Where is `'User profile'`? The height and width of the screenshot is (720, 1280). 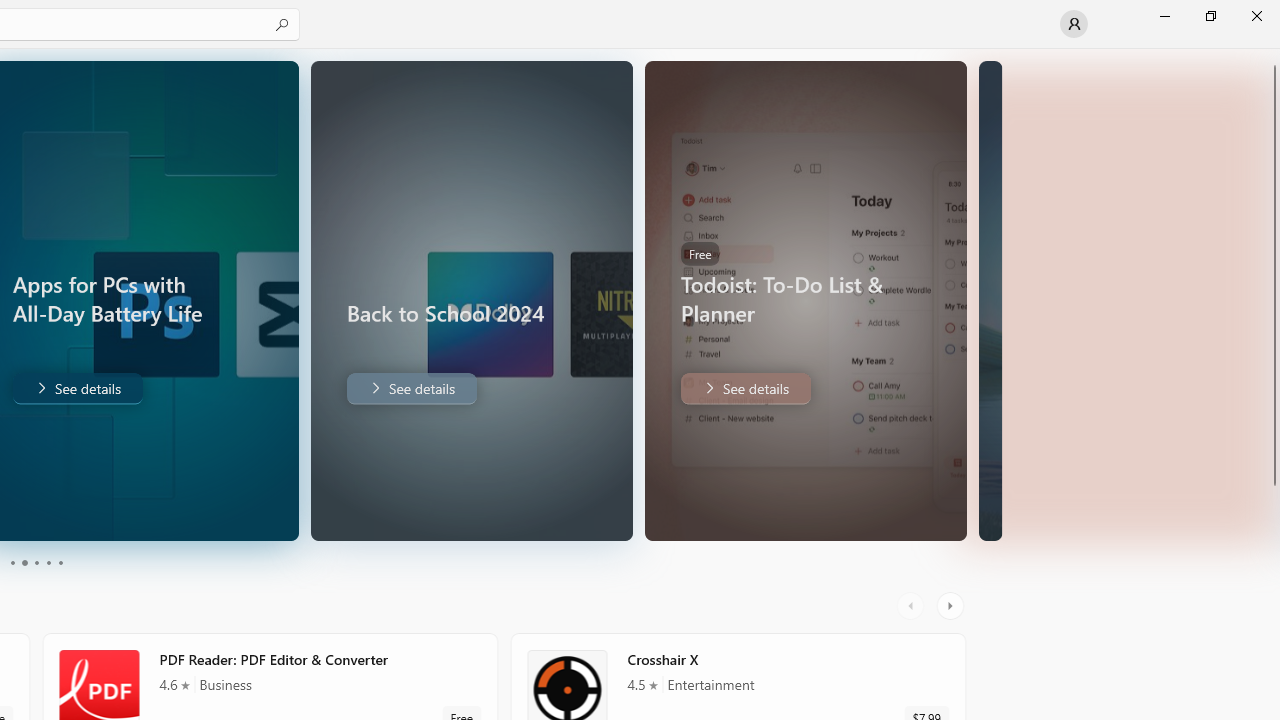 'User profile' is located at coordinates (1072, 24).